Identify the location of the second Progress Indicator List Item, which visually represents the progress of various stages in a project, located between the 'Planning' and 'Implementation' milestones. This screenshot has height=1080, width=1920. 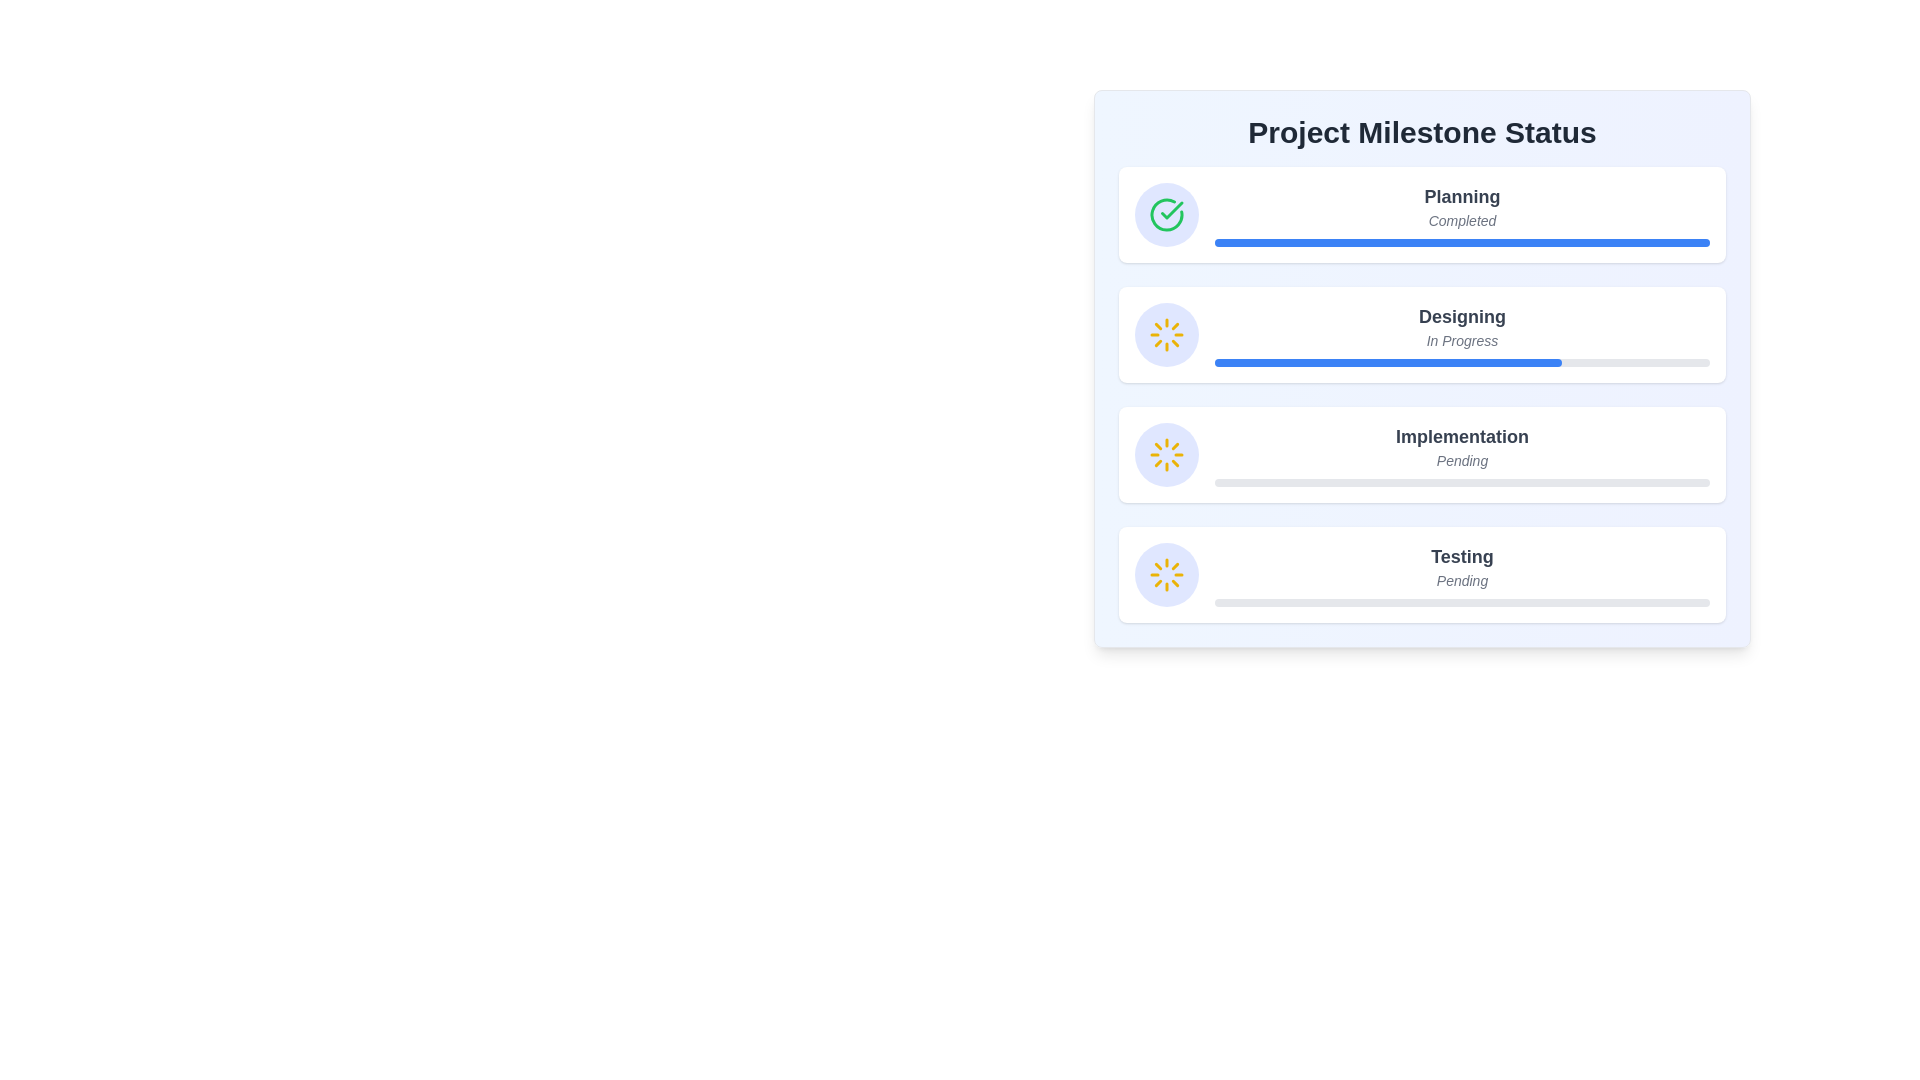
(1421, 394).